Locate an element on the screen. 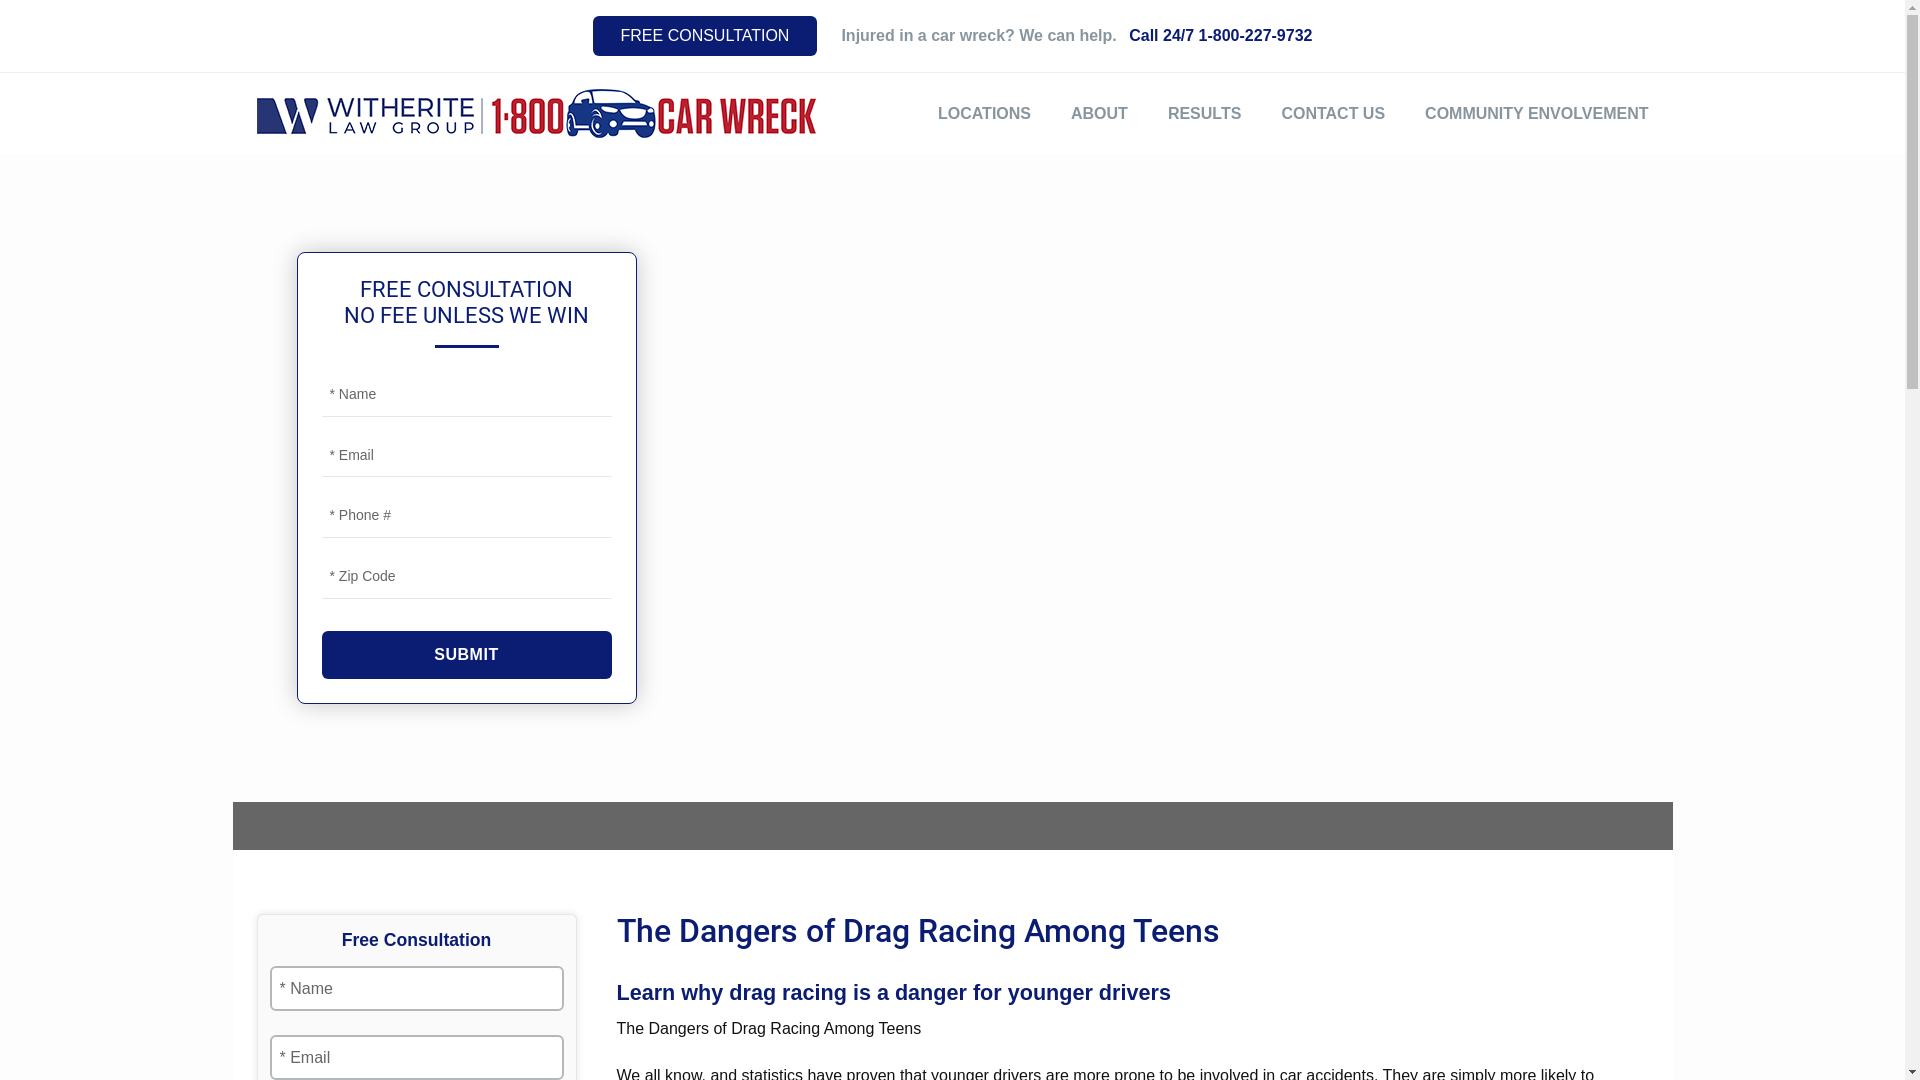 This screenshot has height=1080, width=1920. 'LOCATIONS' is located at coordinates (984, 114).